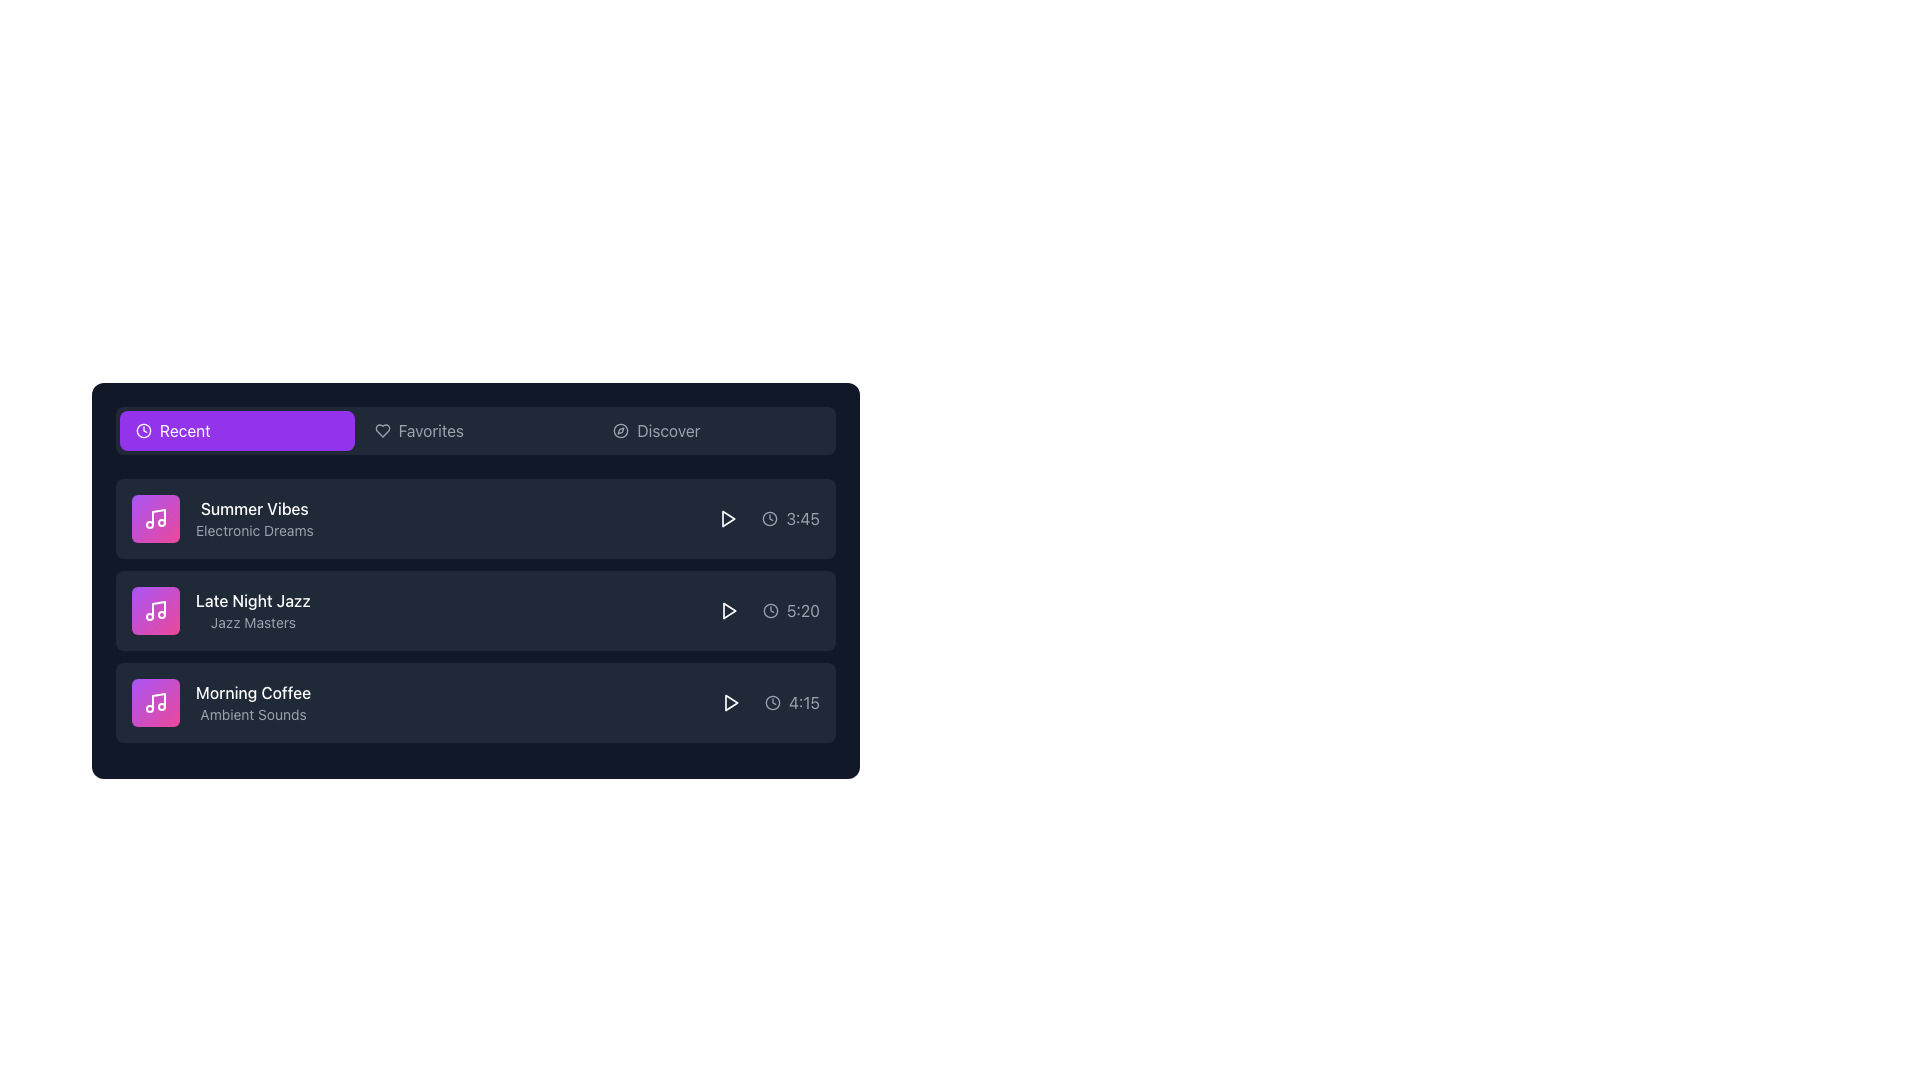  I want to click on the circular play button for the 'Morning Coffee - Ambient Sounds' track, located in the lower right section next to '4:15', so click(729, 701).